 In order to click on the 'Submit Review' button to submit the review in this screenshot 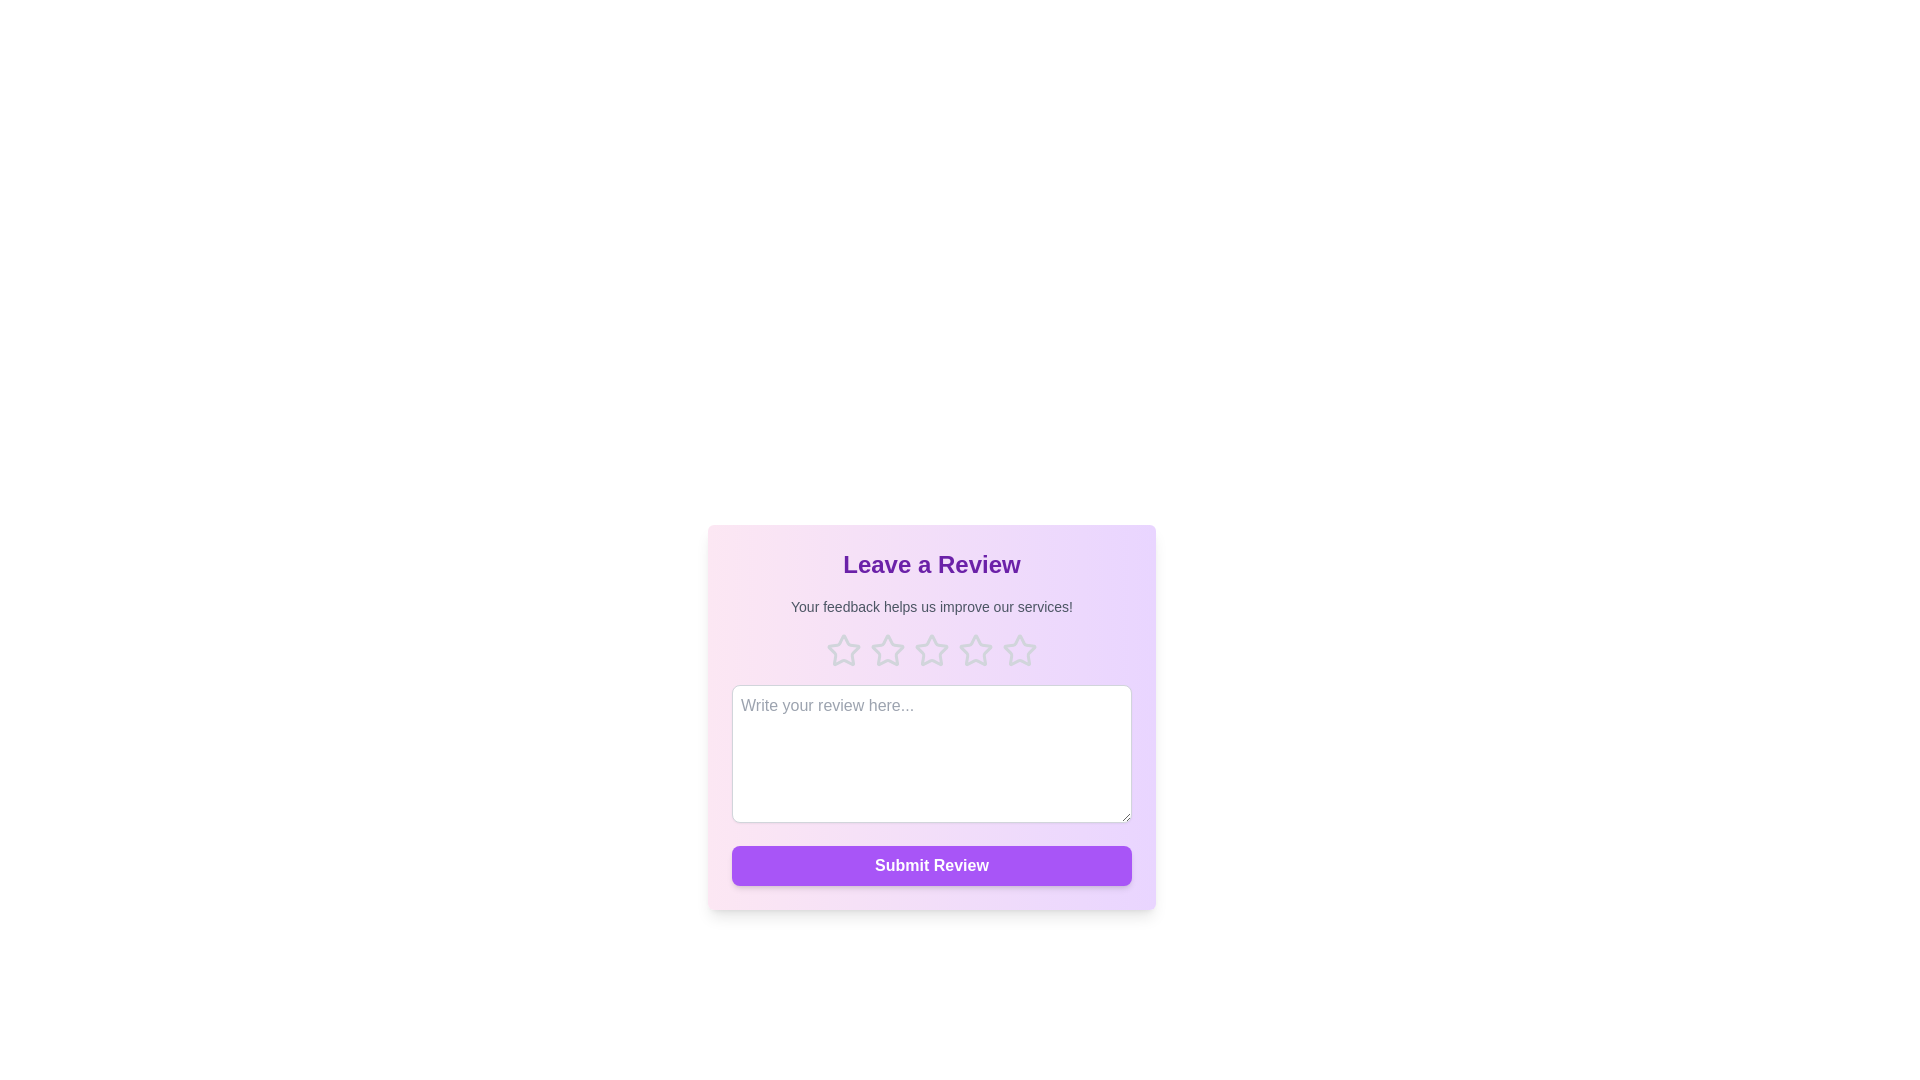, I will do `click(930, 865)`.